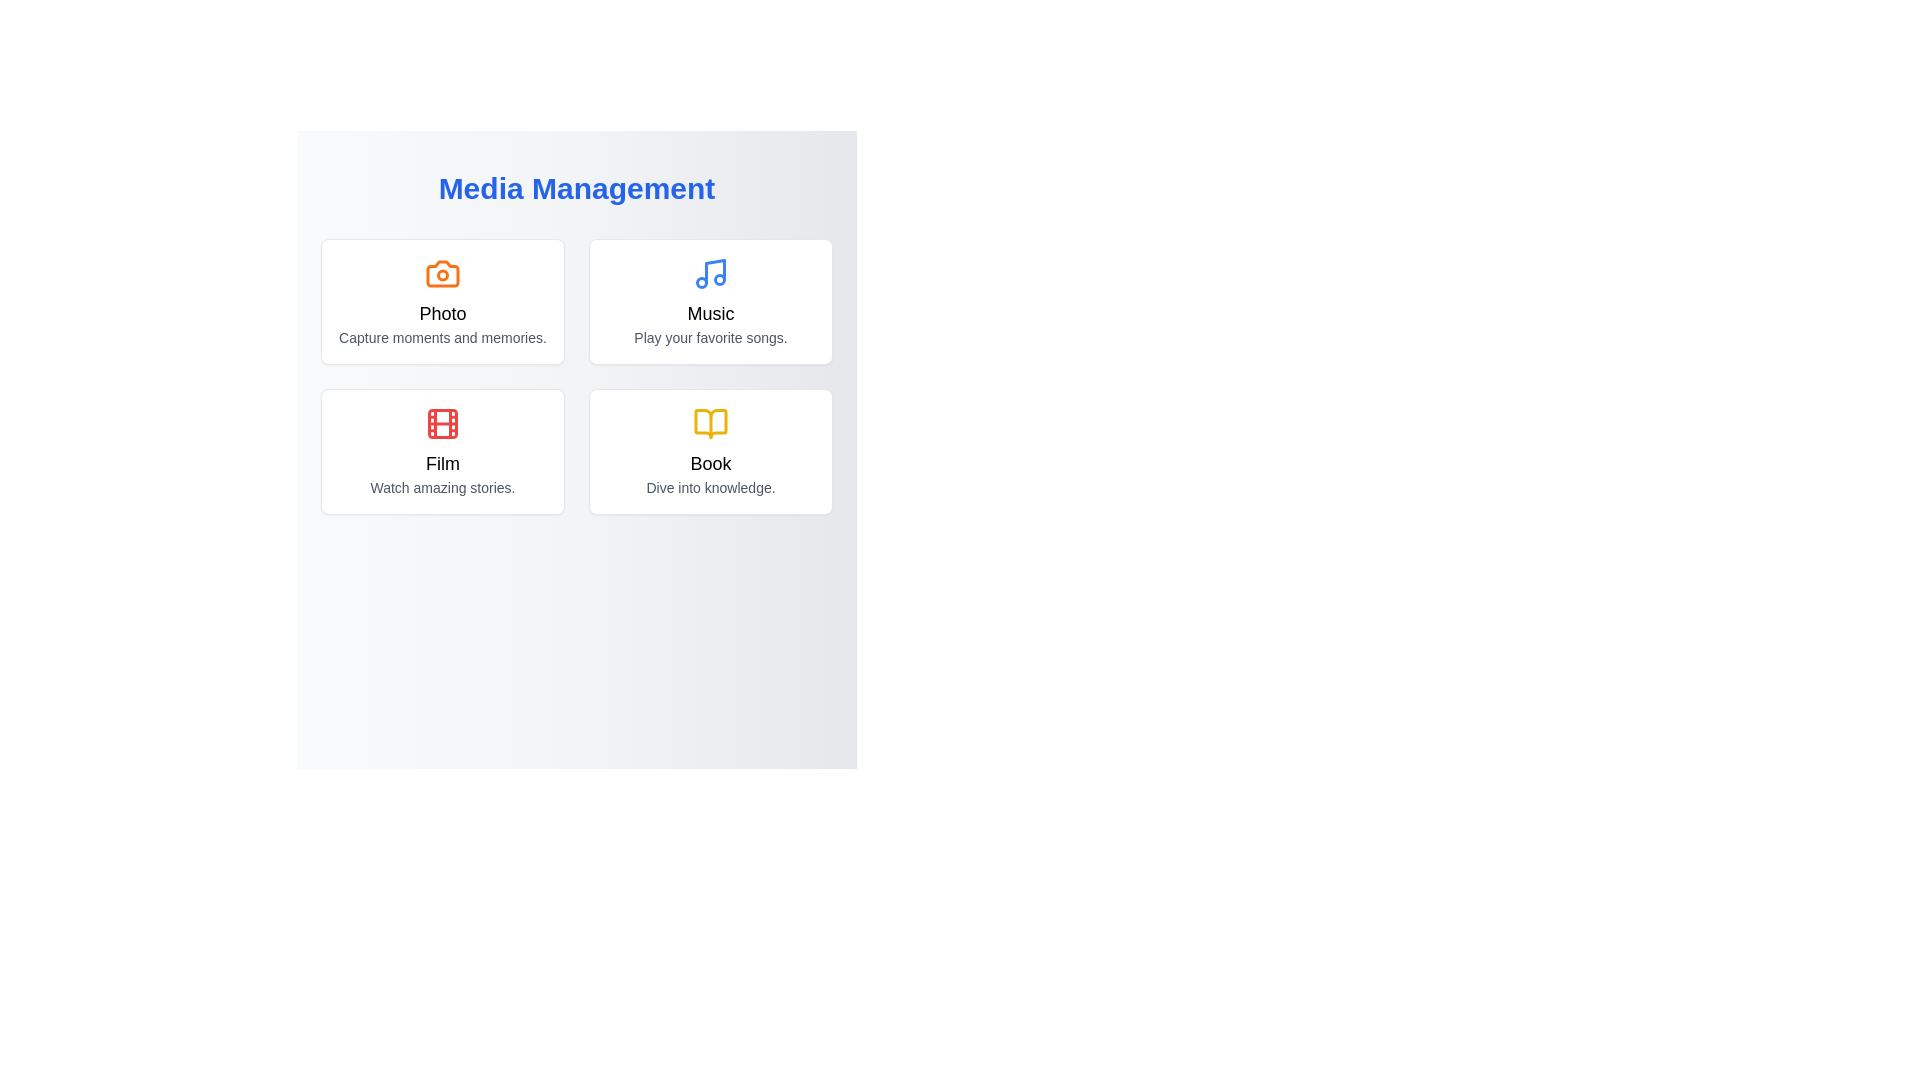  I want to click on the informational card with a blue musical note icon and the title 'Music' in bold black text, which is located in the top row, second column of the grid below the 'Media Management' header, so click(710, 301).